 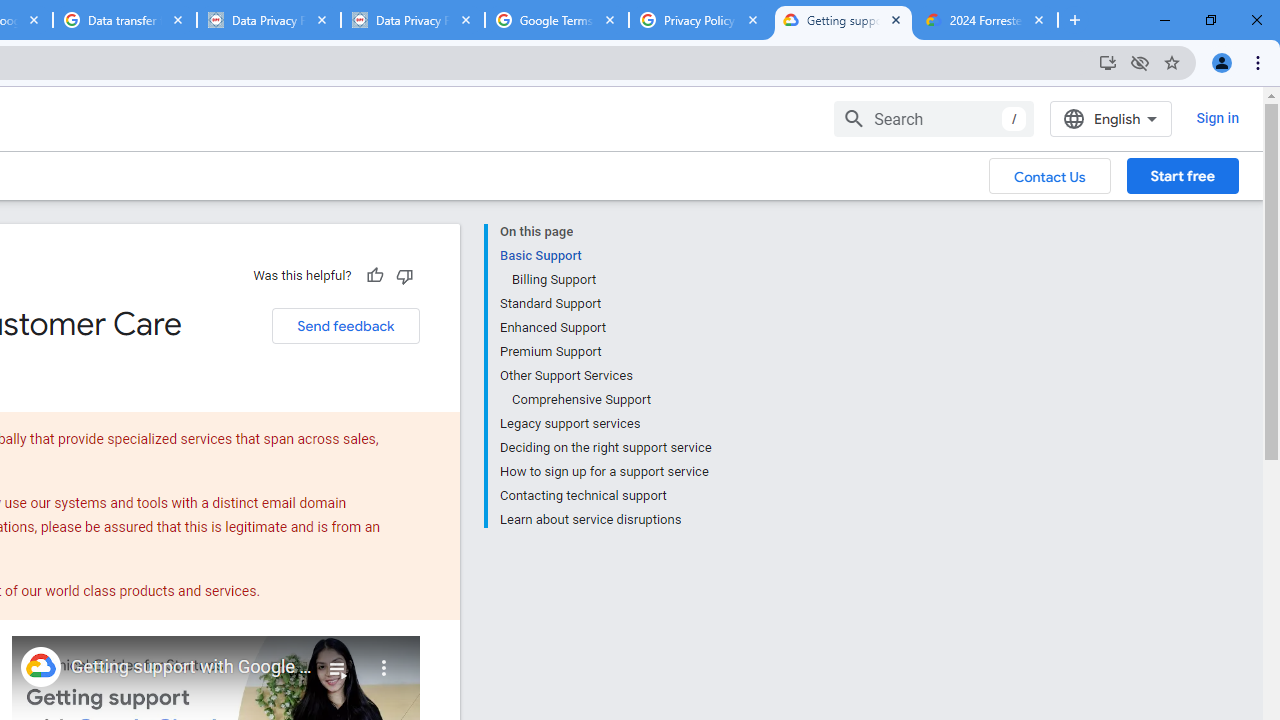 I want to click on 'Getting support with Google Cloud Customer Care', so click(x=192, y=667).